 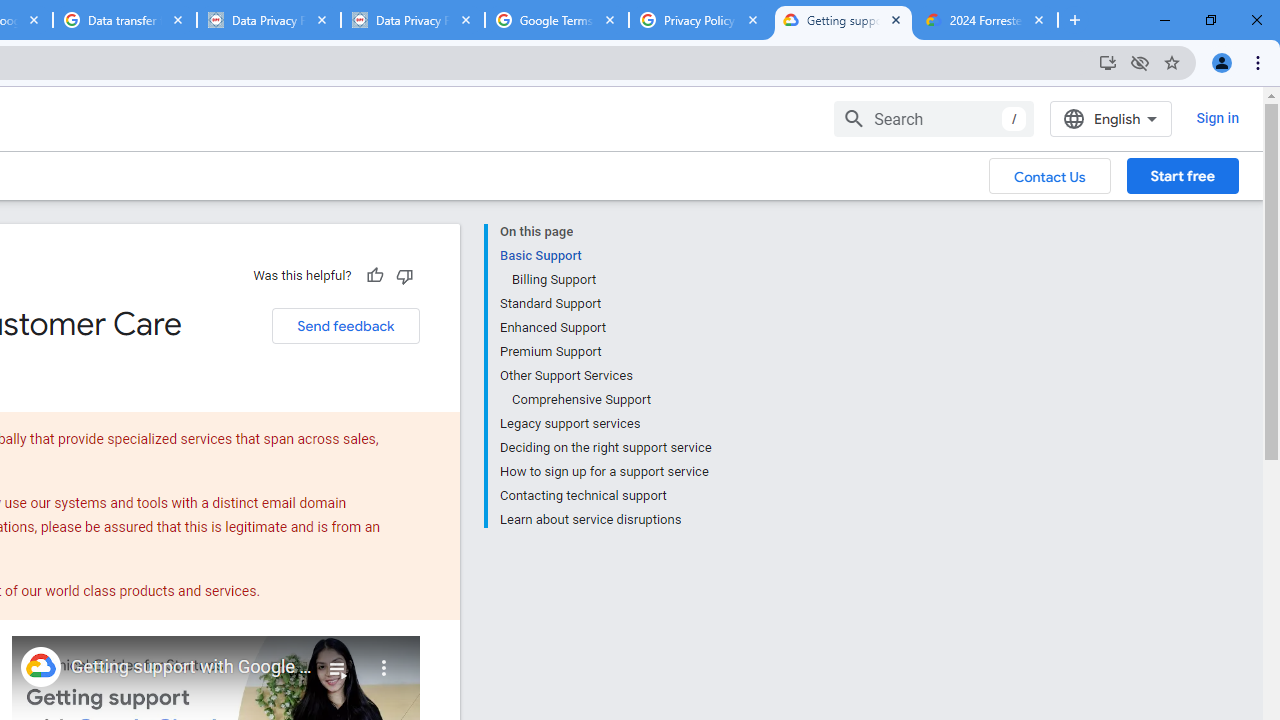 I want to click on 'Getting support with Google Cloud Customer Care', so click(x=192, y=667).